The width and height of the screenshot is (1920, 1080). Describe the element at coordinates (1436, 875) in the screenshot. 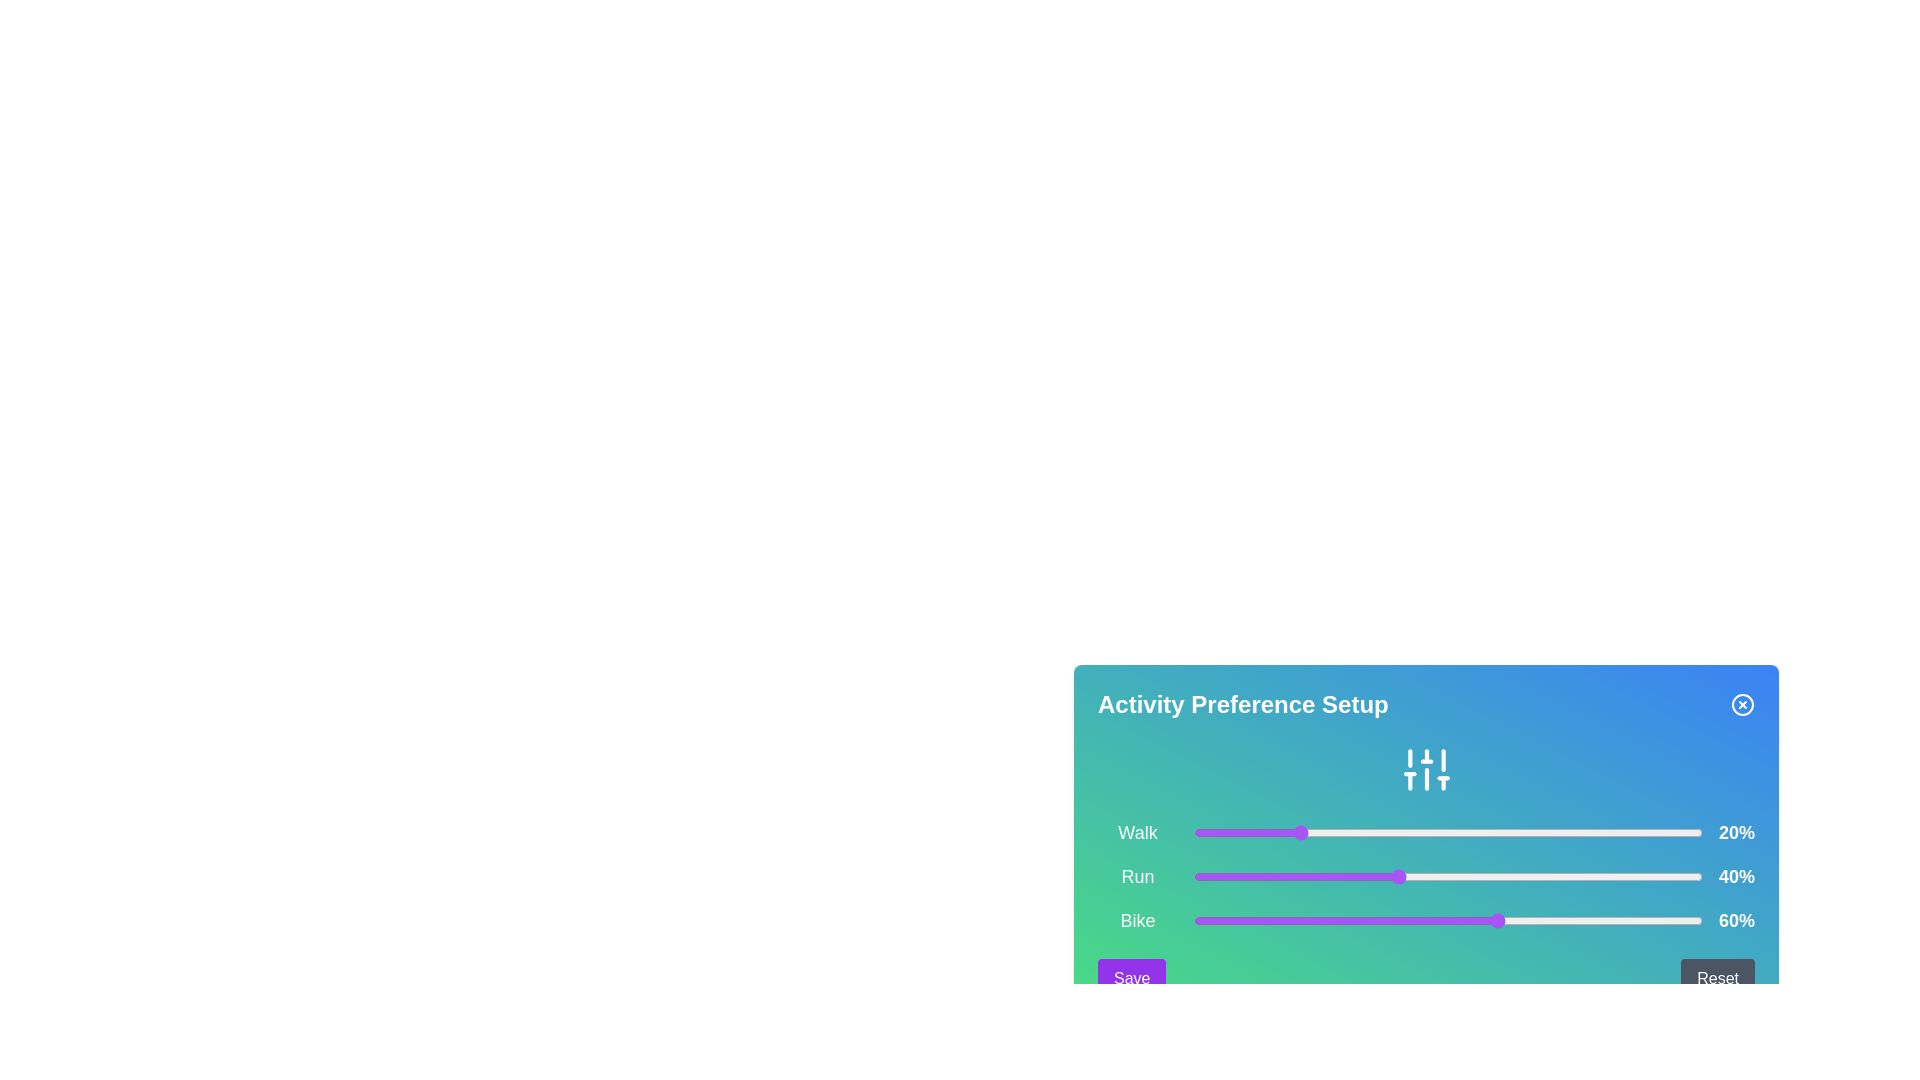

I see `the slider for 1 to 48%` at that location.